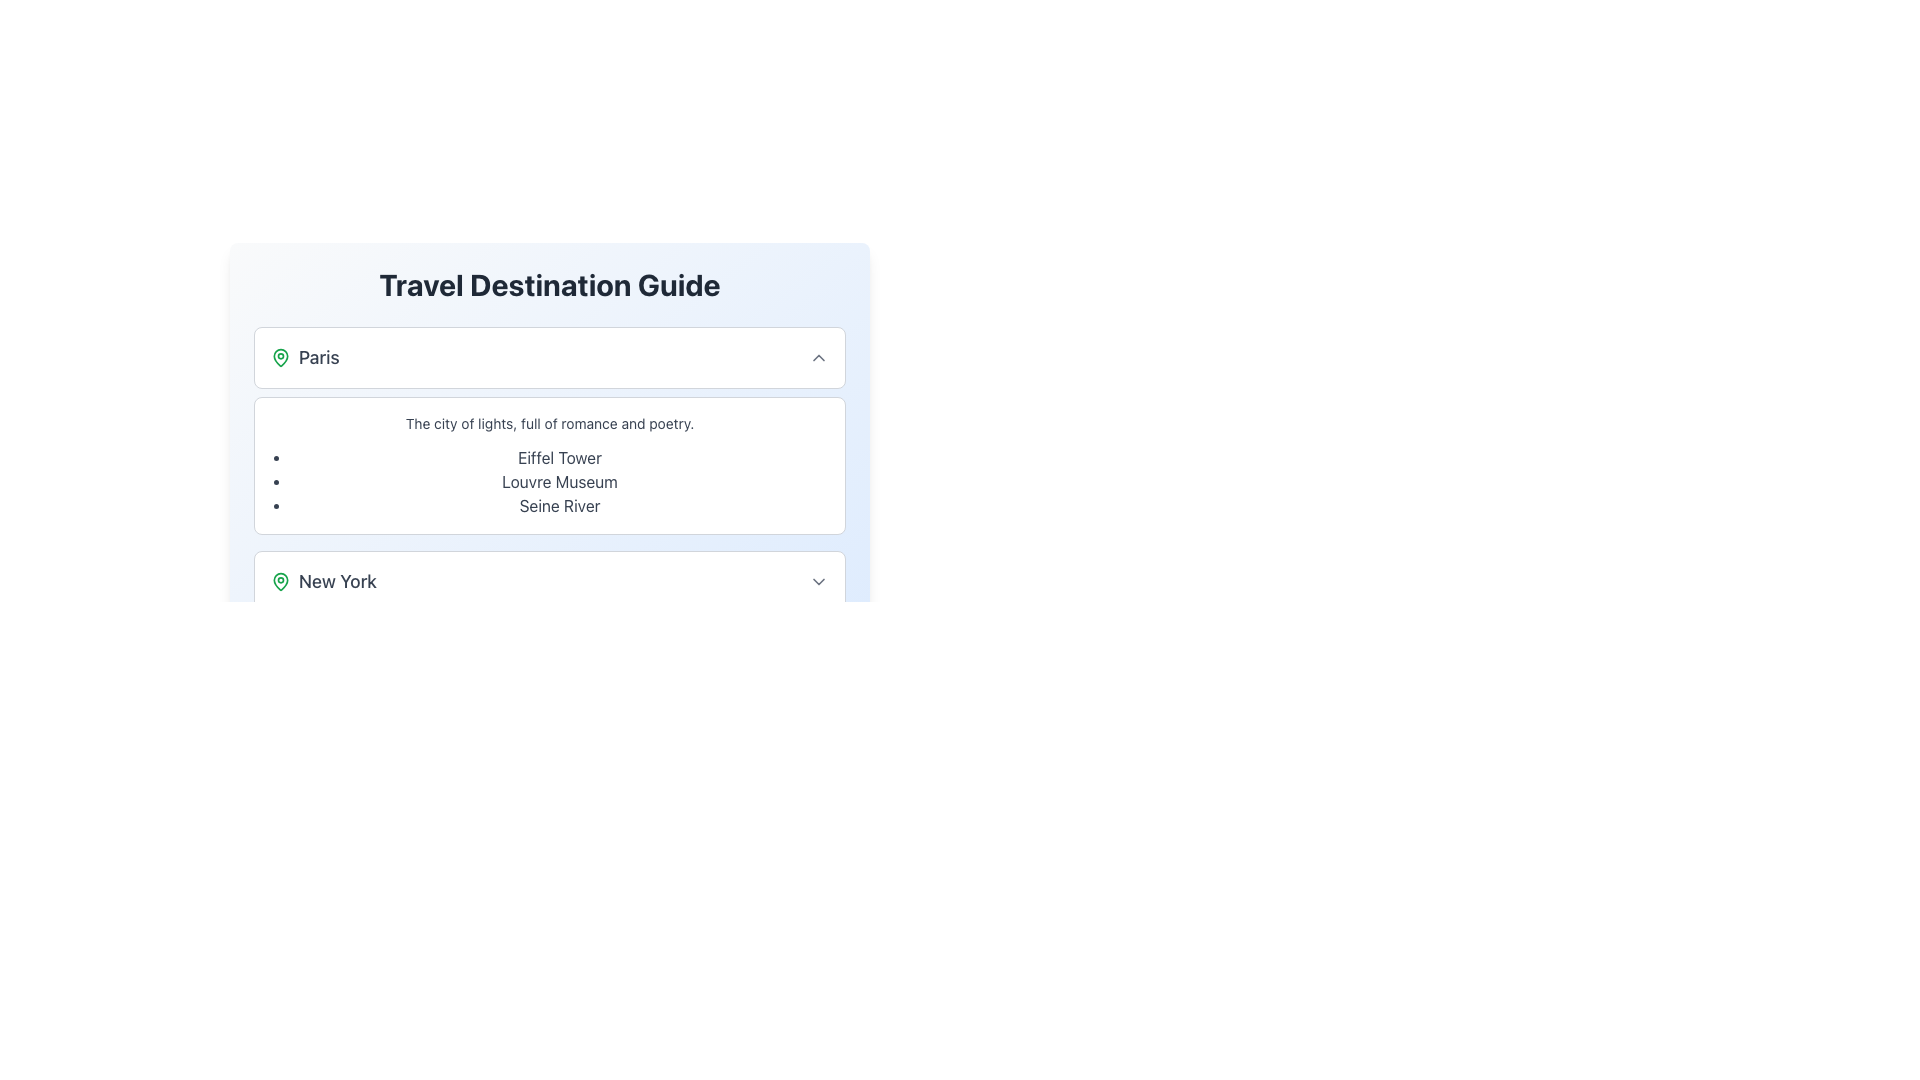 The image size is (1920, 1080). I want to click on text content of the first item in the bulleted list under the subtitle 'The city of lights, full of romance and poetry' in the 'Paris' section of the 'Travel Destination Guide', so click(560, 458).